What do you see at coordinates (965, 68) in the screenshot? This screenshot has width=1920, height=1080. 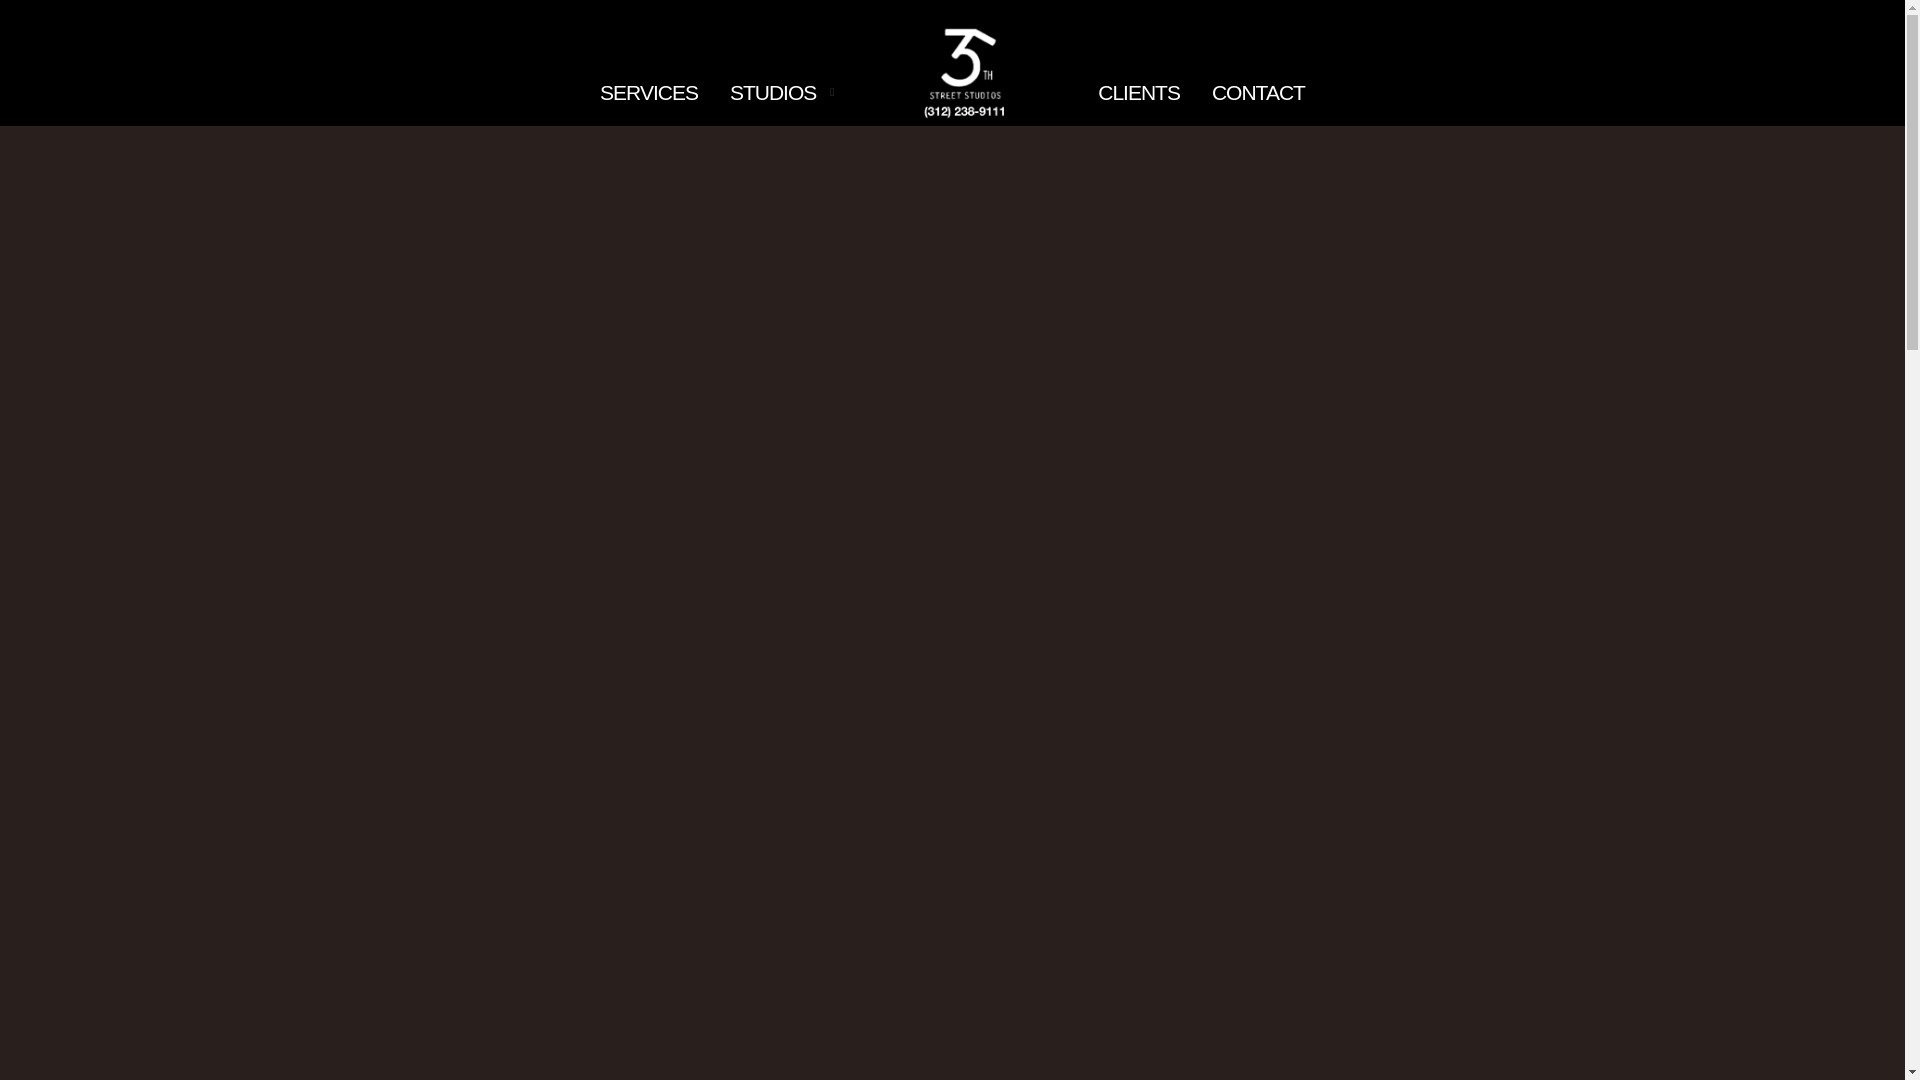 I see `'Home'` at bounding box center [965, 68].